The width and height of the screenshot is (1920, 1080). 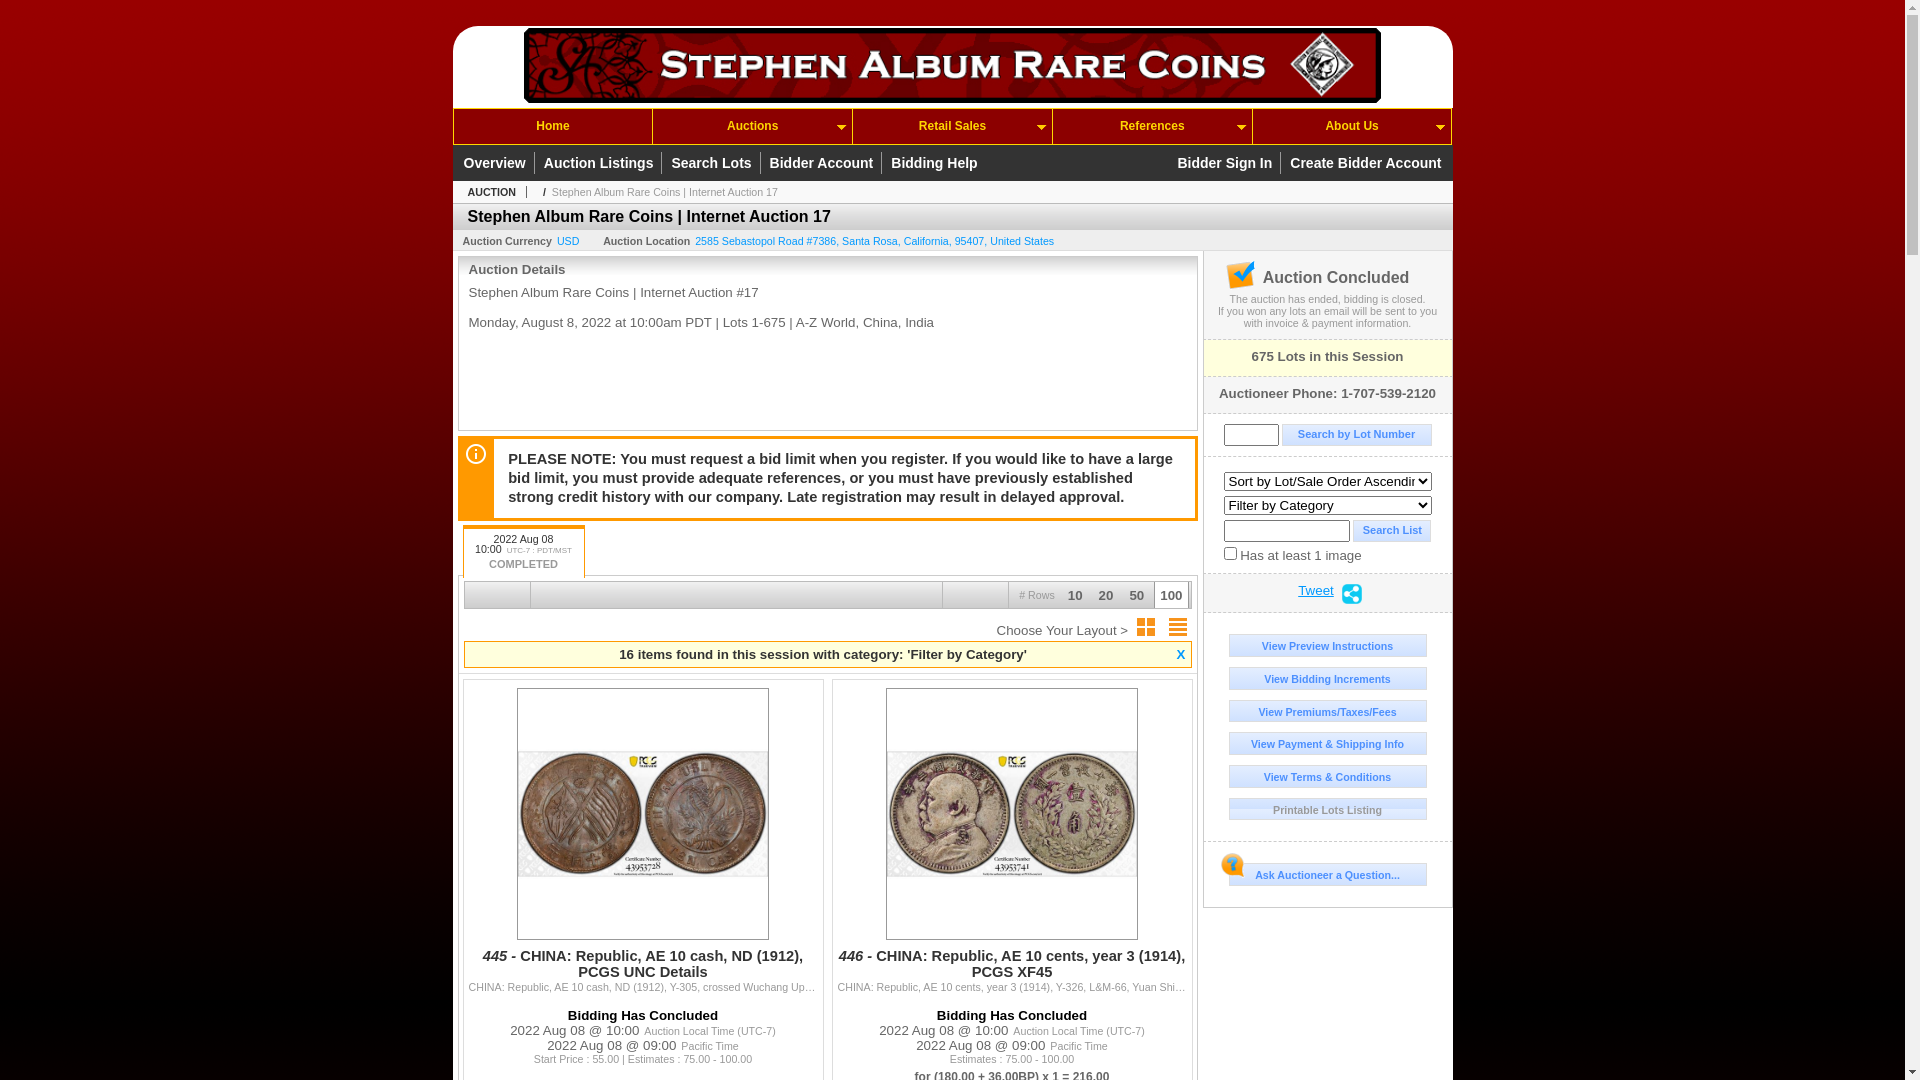 I want to click on 'Bidding Help', so click(x=933, y=161).